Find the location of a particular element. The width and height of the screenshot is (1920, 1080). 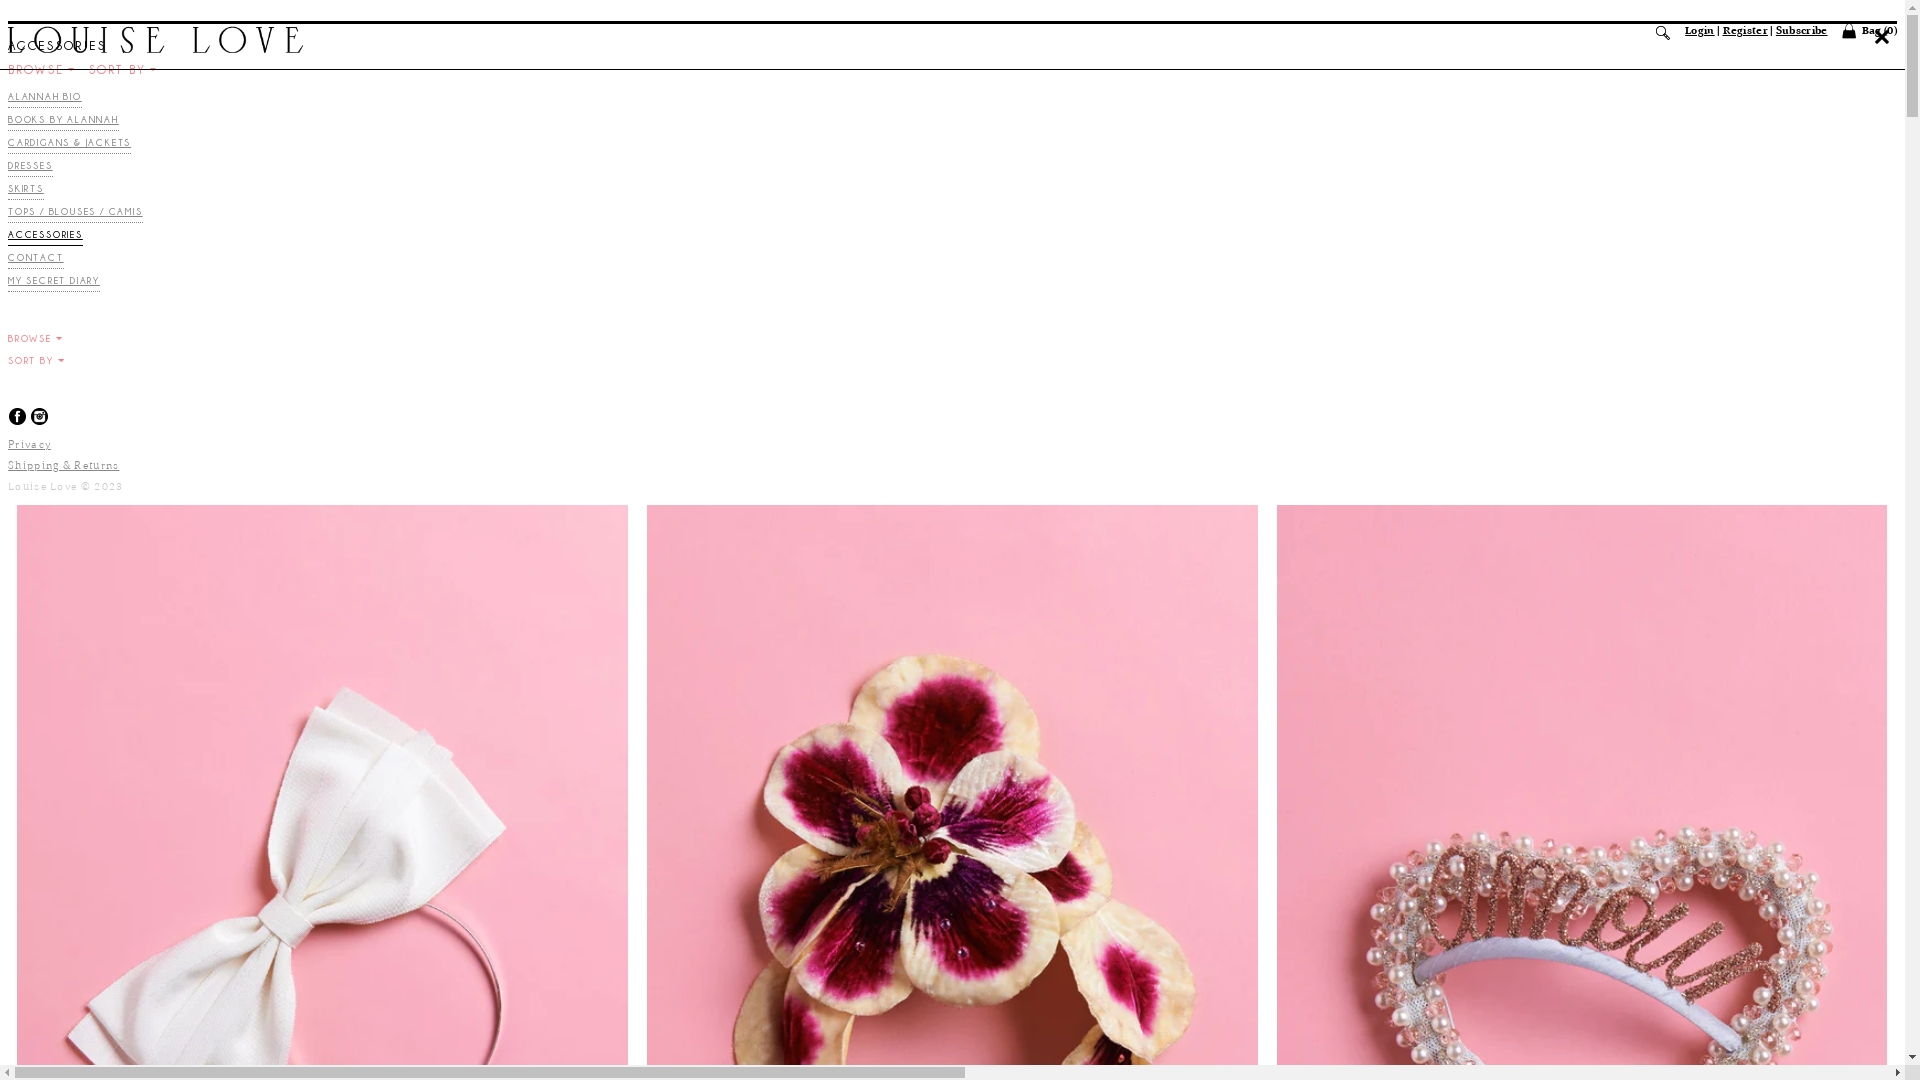

'Subscribe' is located at coordinates (1801, 30).